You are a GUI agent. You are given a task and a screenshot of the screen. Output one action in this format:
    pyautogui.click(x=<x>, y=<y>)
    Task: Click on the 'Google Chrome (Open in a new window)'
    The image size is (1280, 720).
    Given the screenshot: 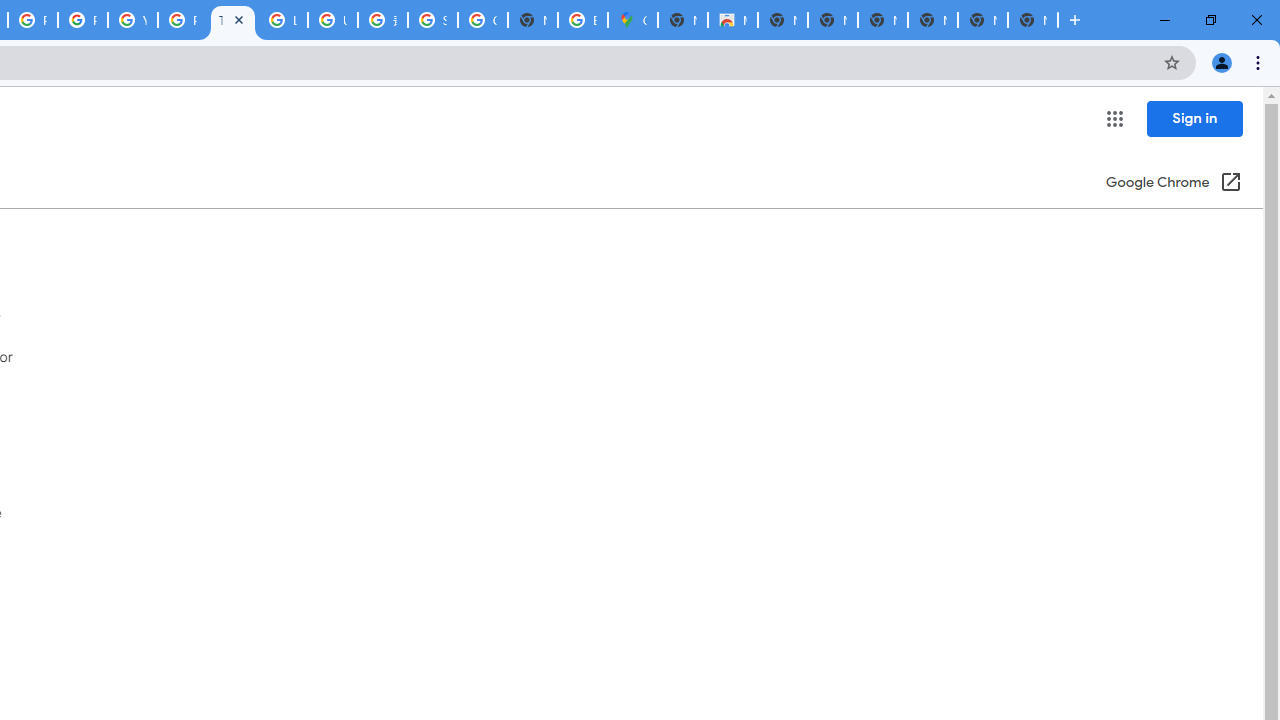 What is the action you would take?
    pyautogui.click(x=1173, y=183)
    